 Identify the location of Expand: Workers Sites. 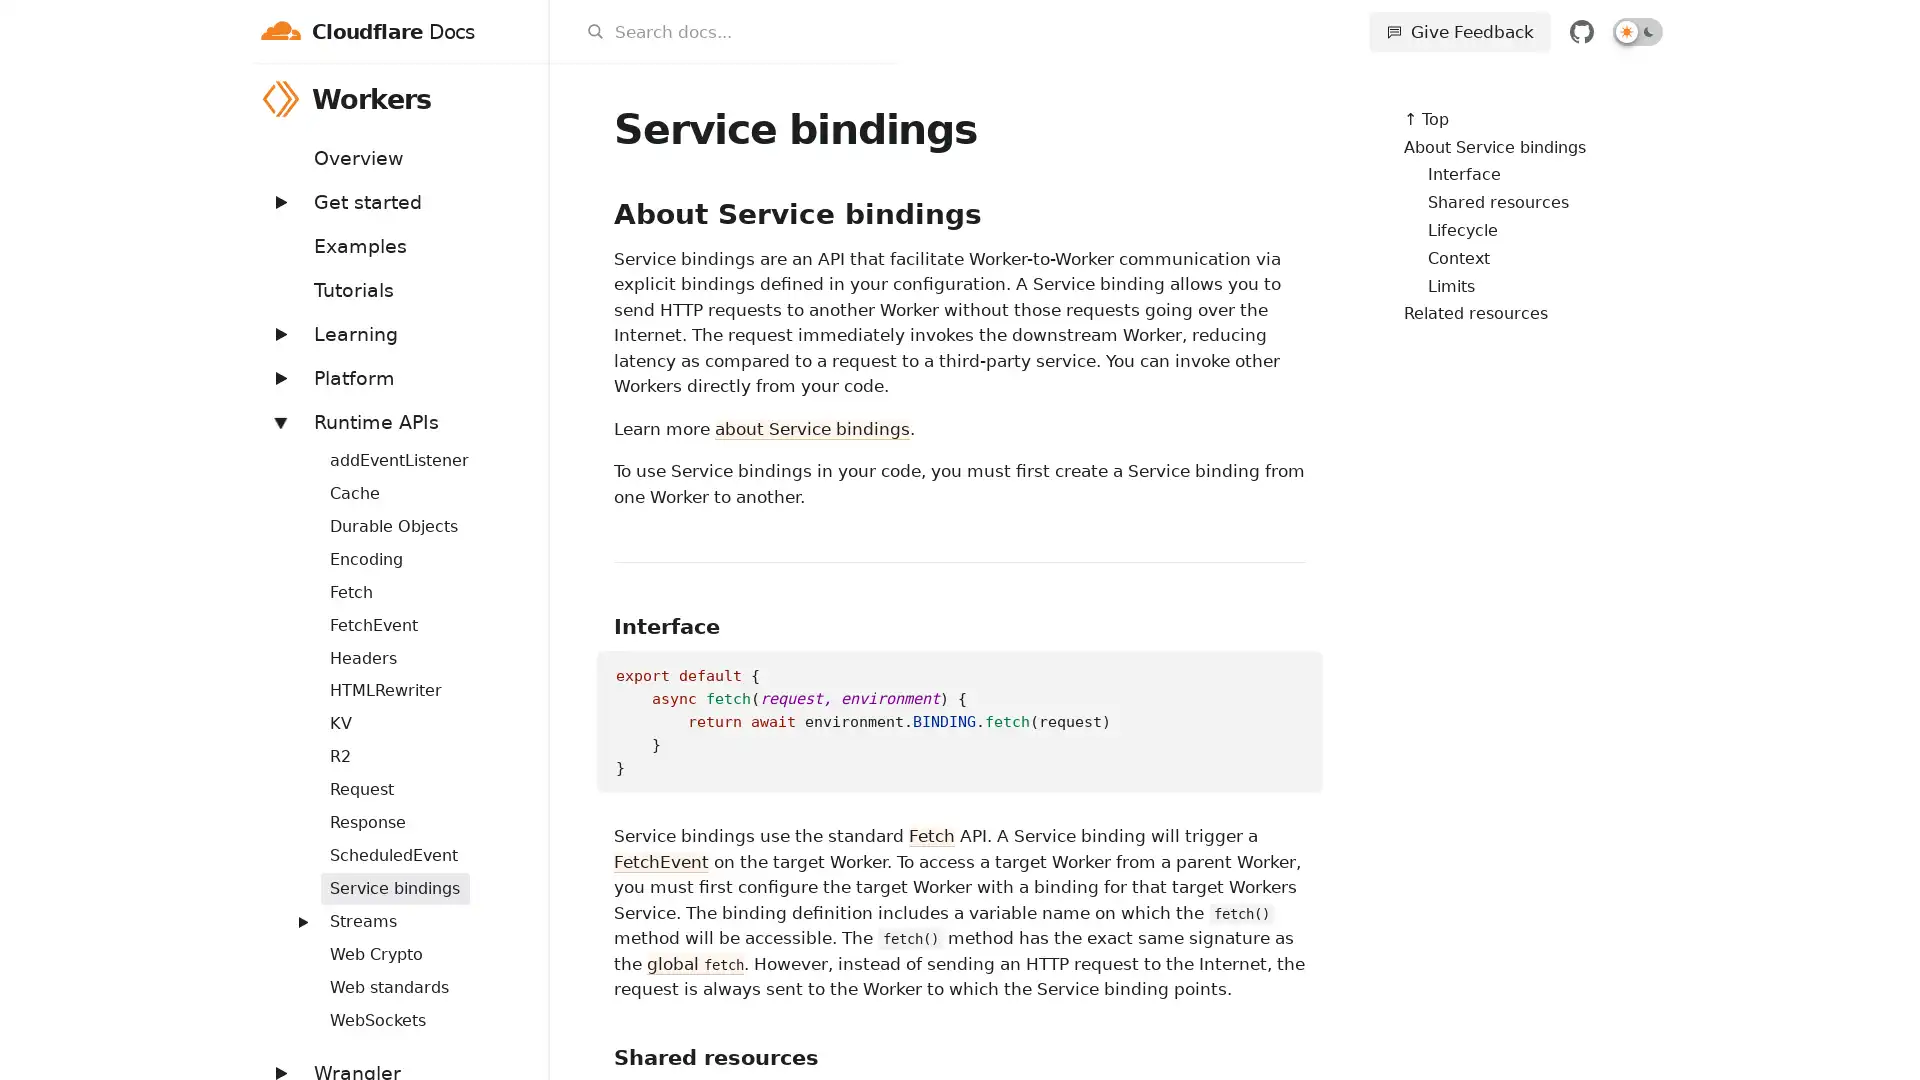
(291, 910).